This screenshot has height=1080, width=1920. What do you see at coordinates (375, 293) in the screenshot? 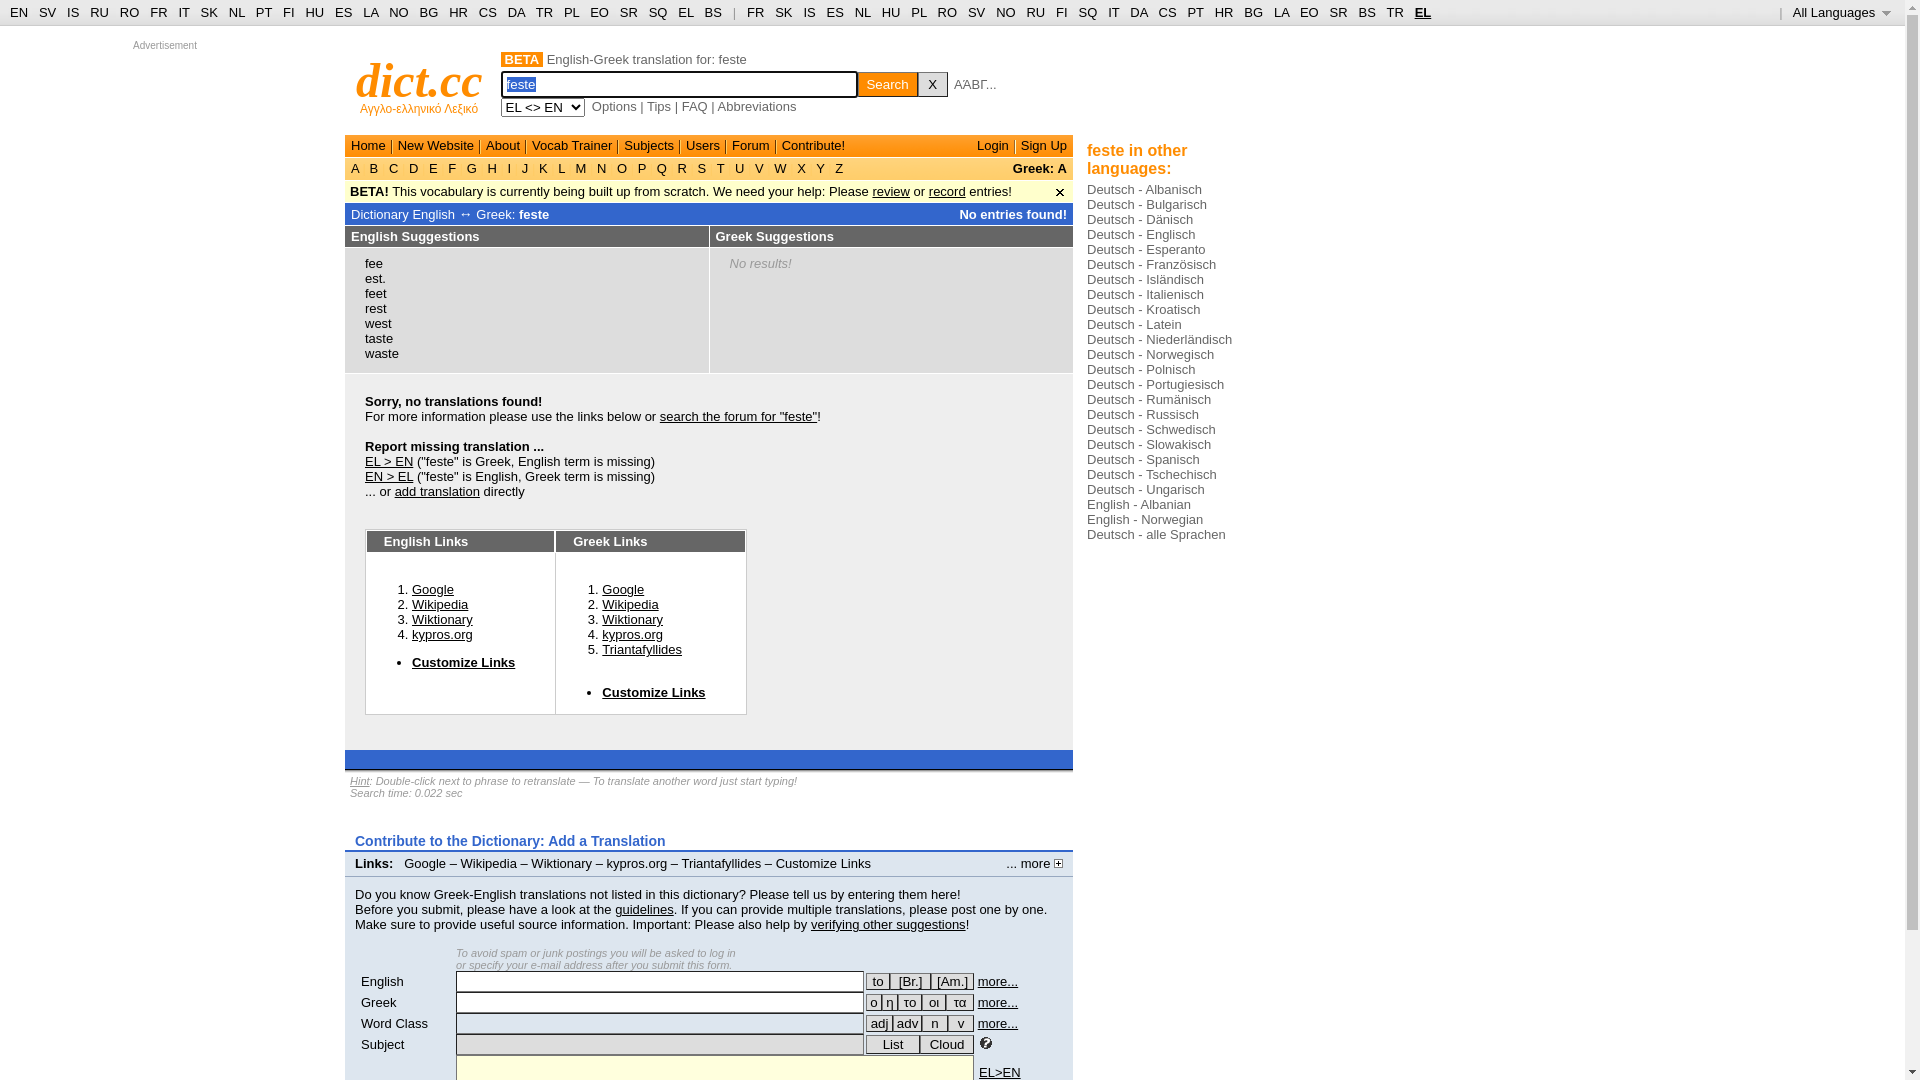
I see `'feet'` at bounding box center [375, 293].